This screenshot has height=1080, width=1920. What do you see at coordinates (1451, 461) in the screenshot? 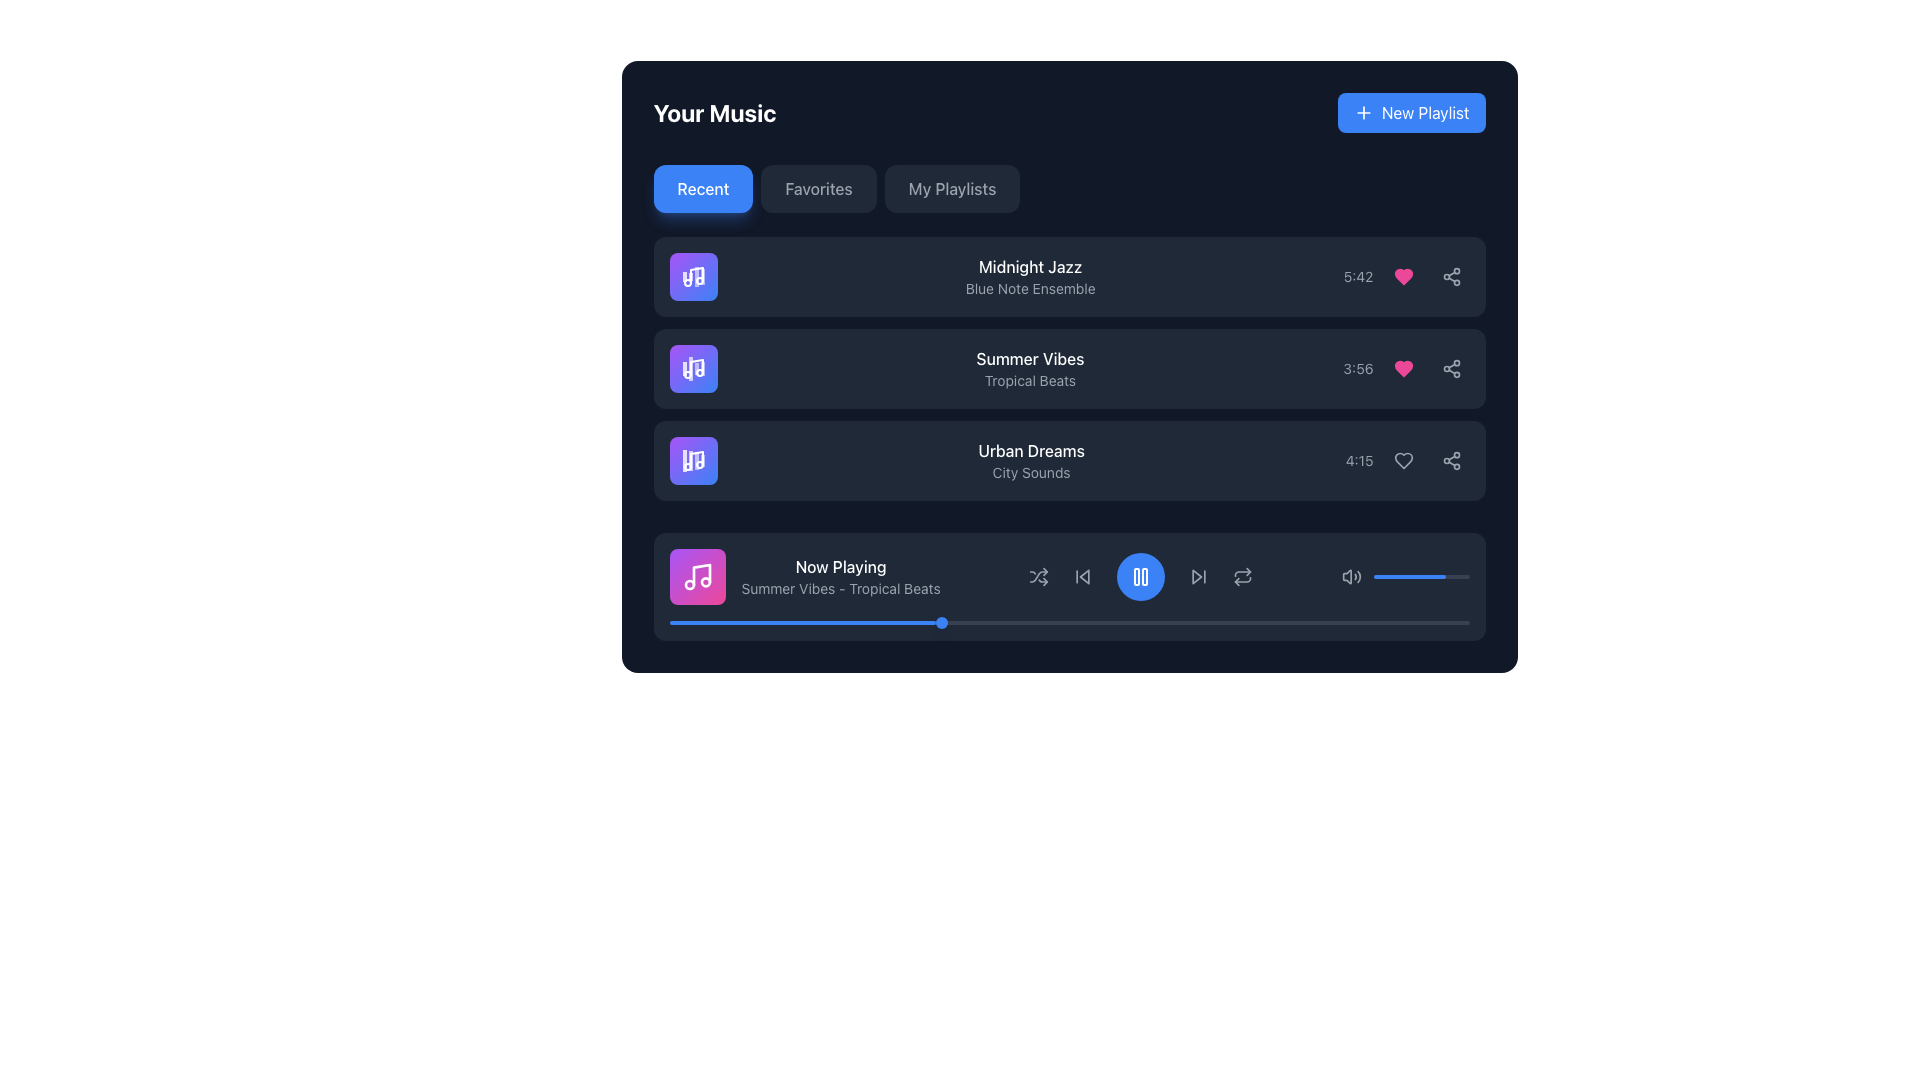
I see `the share button located at the rightmost part of the 'Urban Dreams' track row in the 'Your Music' section` at bounding box center [1451, 461].